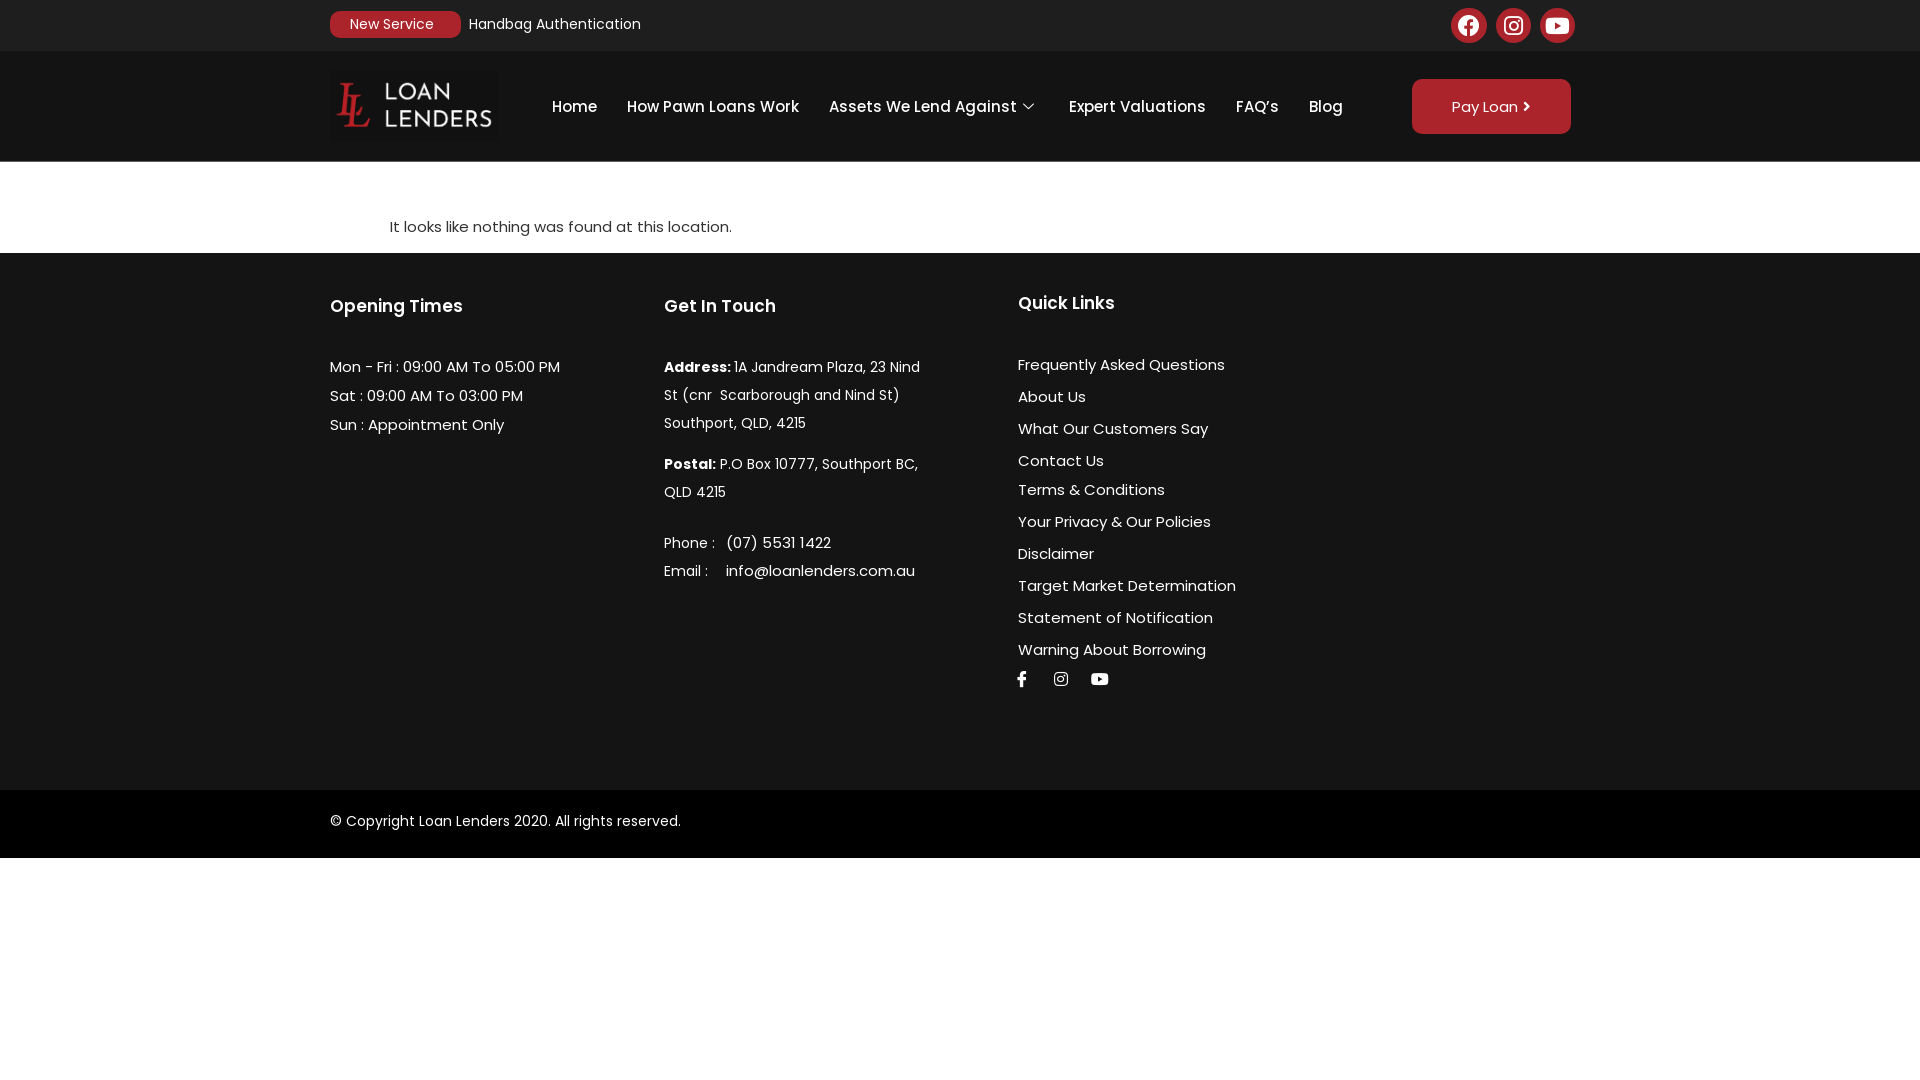  Describe the element at coordinates (573, 105) in the screenshot. I see `'Home'` at that location.